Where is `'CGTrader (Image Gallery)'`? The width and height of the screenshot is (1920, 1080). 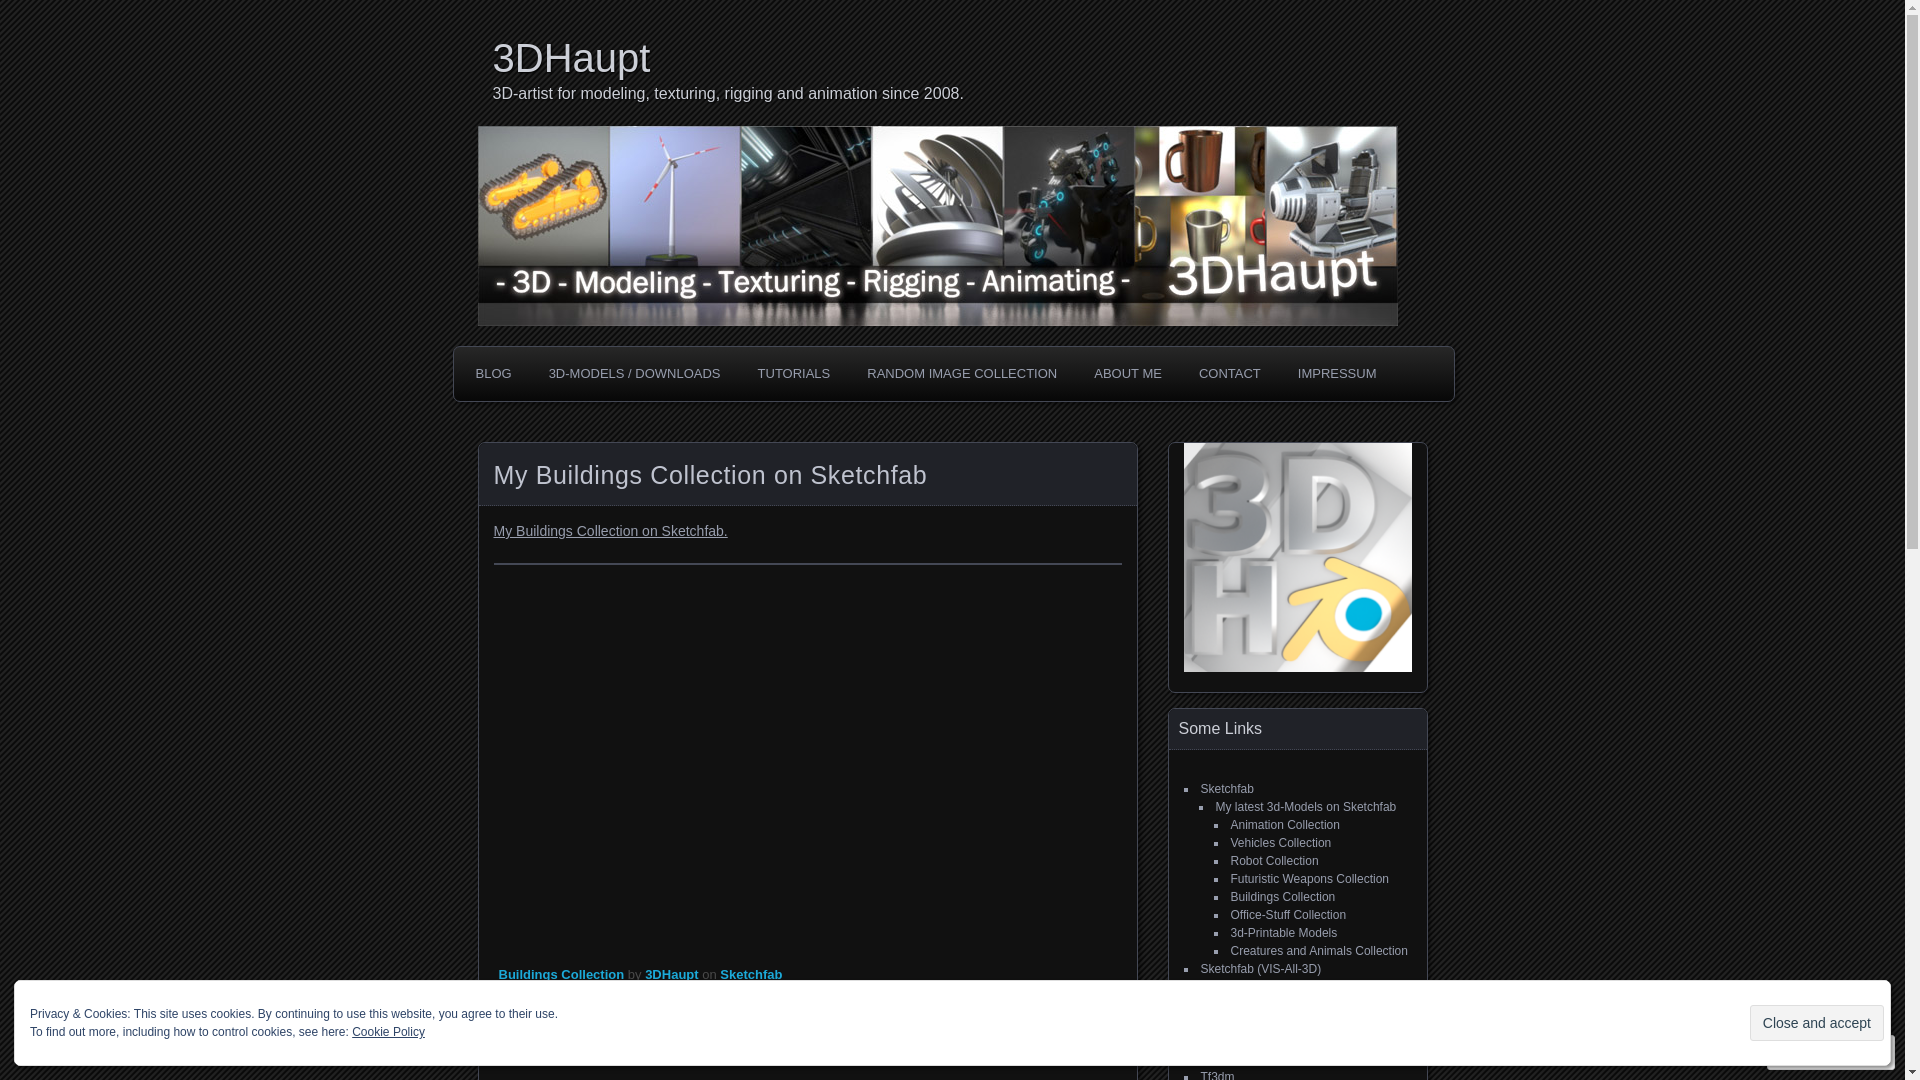 'CGTrader (Image Gallery)' is located at coordinates (1200, 1040).